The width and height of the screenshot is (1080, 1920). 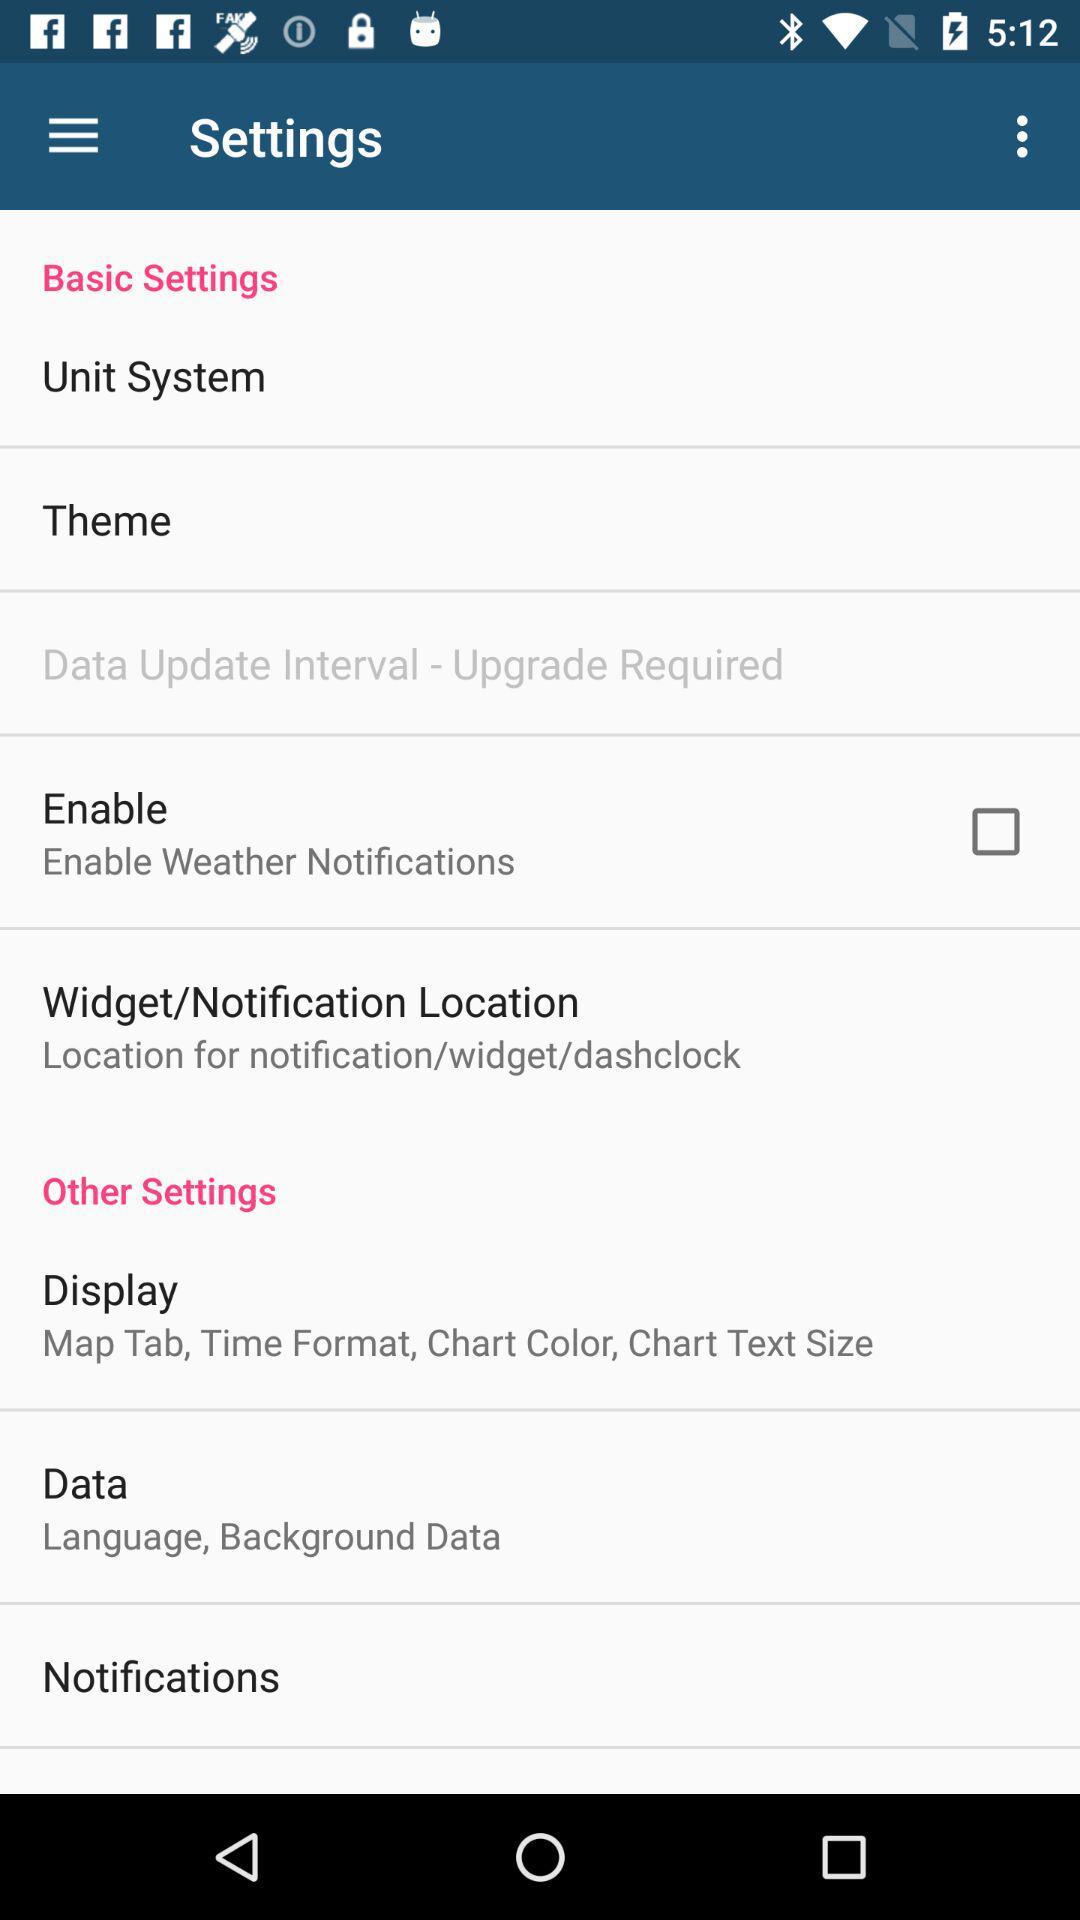 What do you see at coordinates (72, 135) in the screenshot?
I see `icon to the left of the settings` at bounding box center [72, 135].